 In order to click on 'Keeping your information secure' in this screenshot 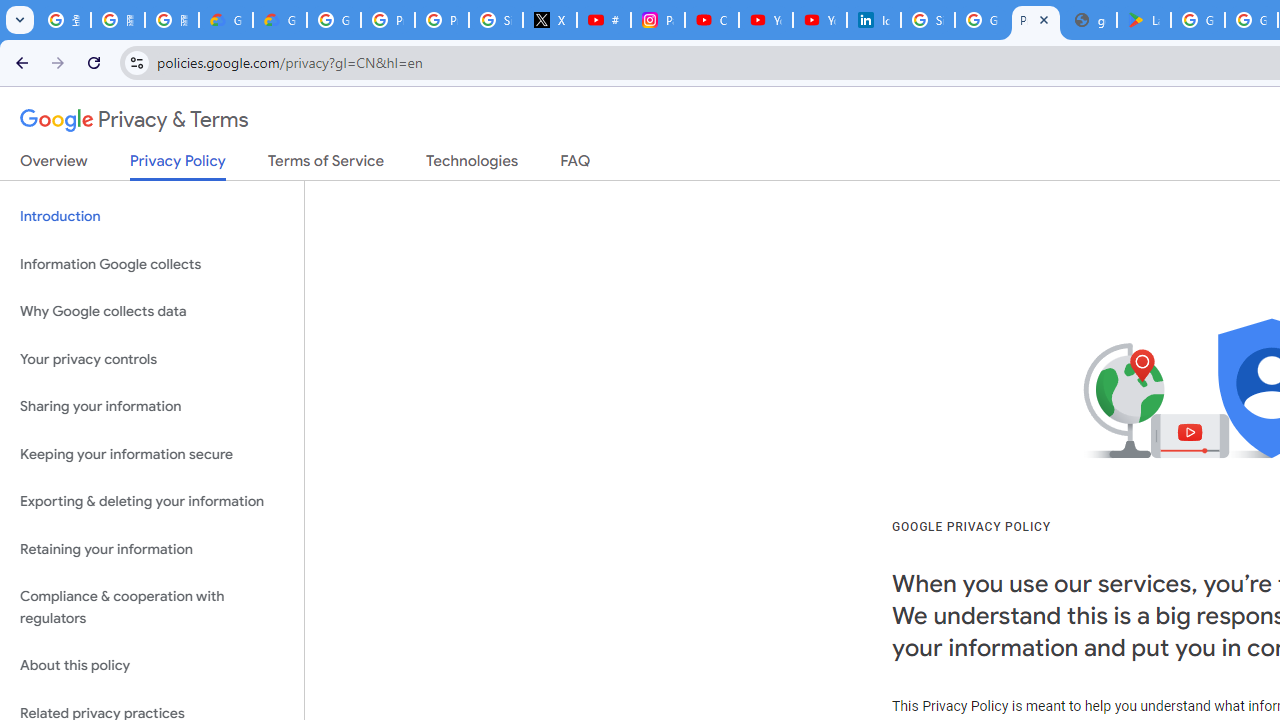, I will do `click(151, 454)`.